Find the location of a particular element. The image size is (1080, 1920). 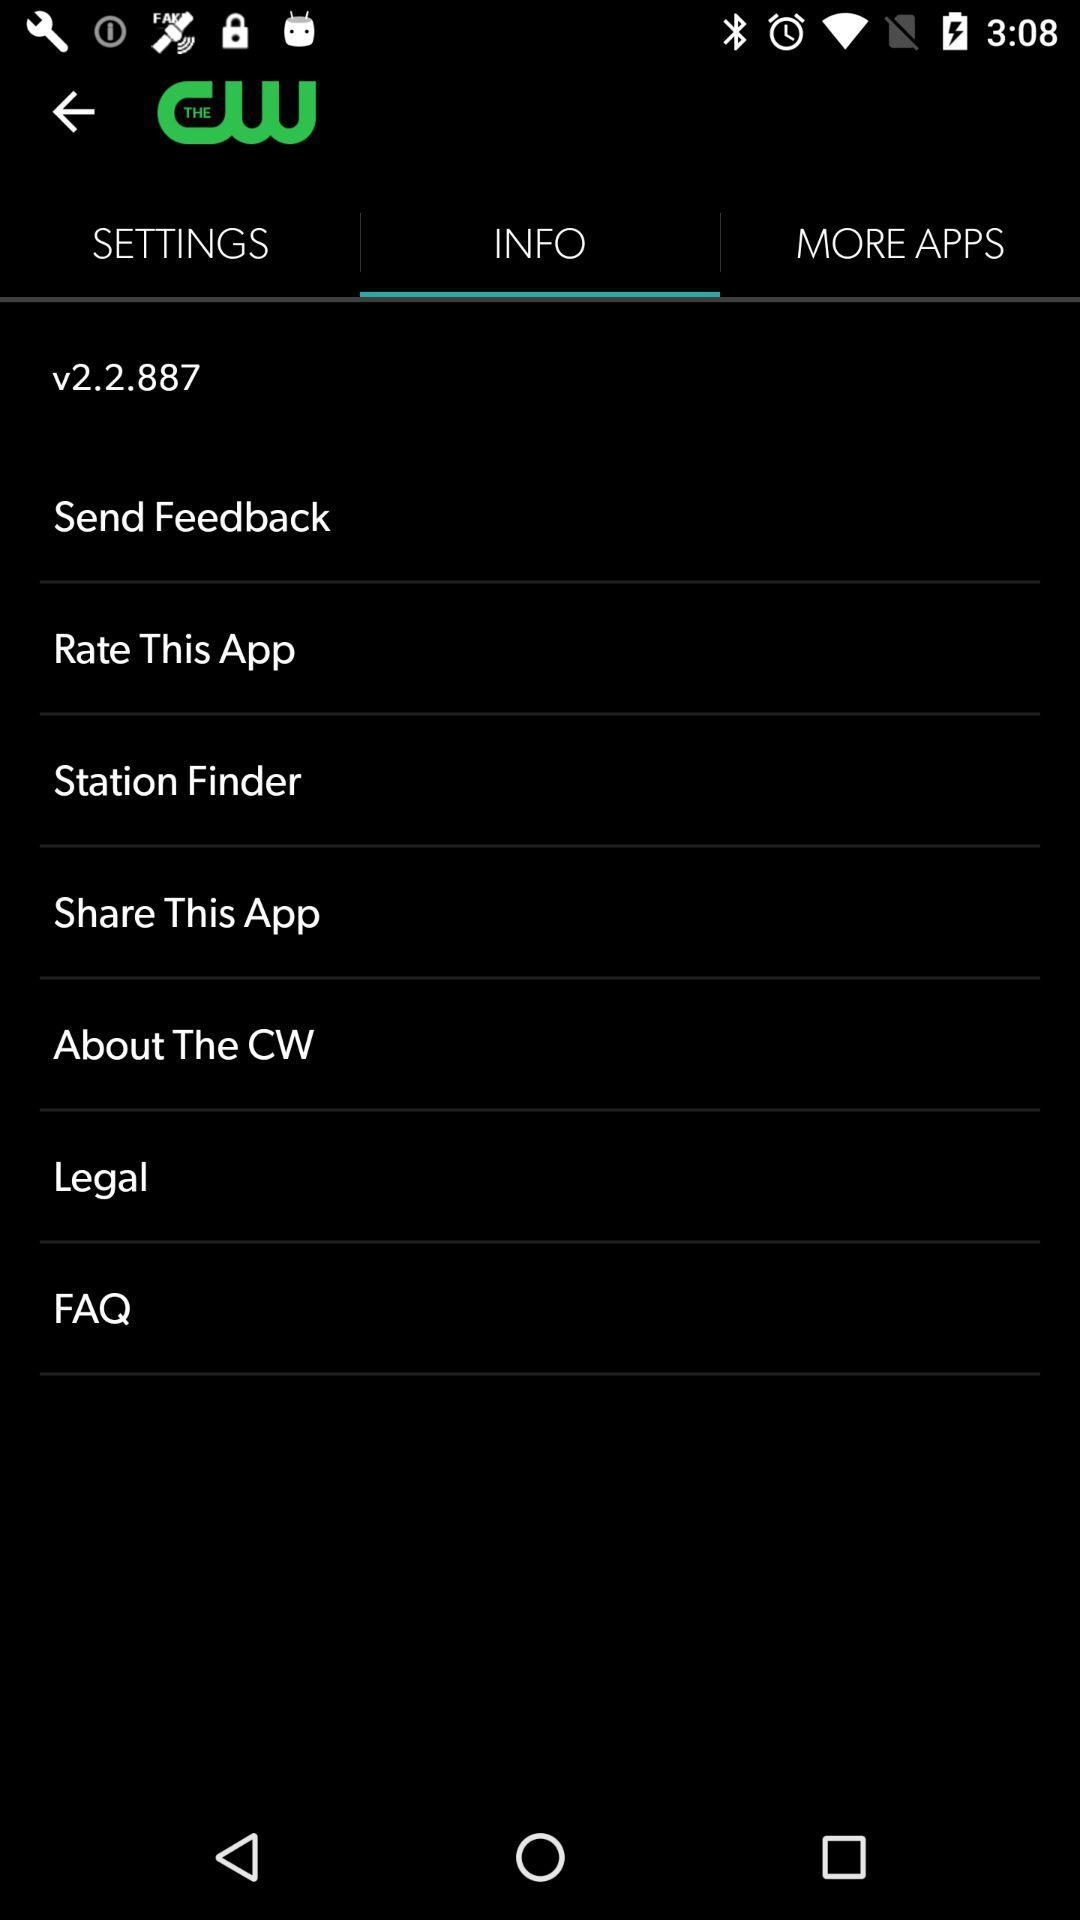

icon above faq icon is located at coordinates (540, 1176).